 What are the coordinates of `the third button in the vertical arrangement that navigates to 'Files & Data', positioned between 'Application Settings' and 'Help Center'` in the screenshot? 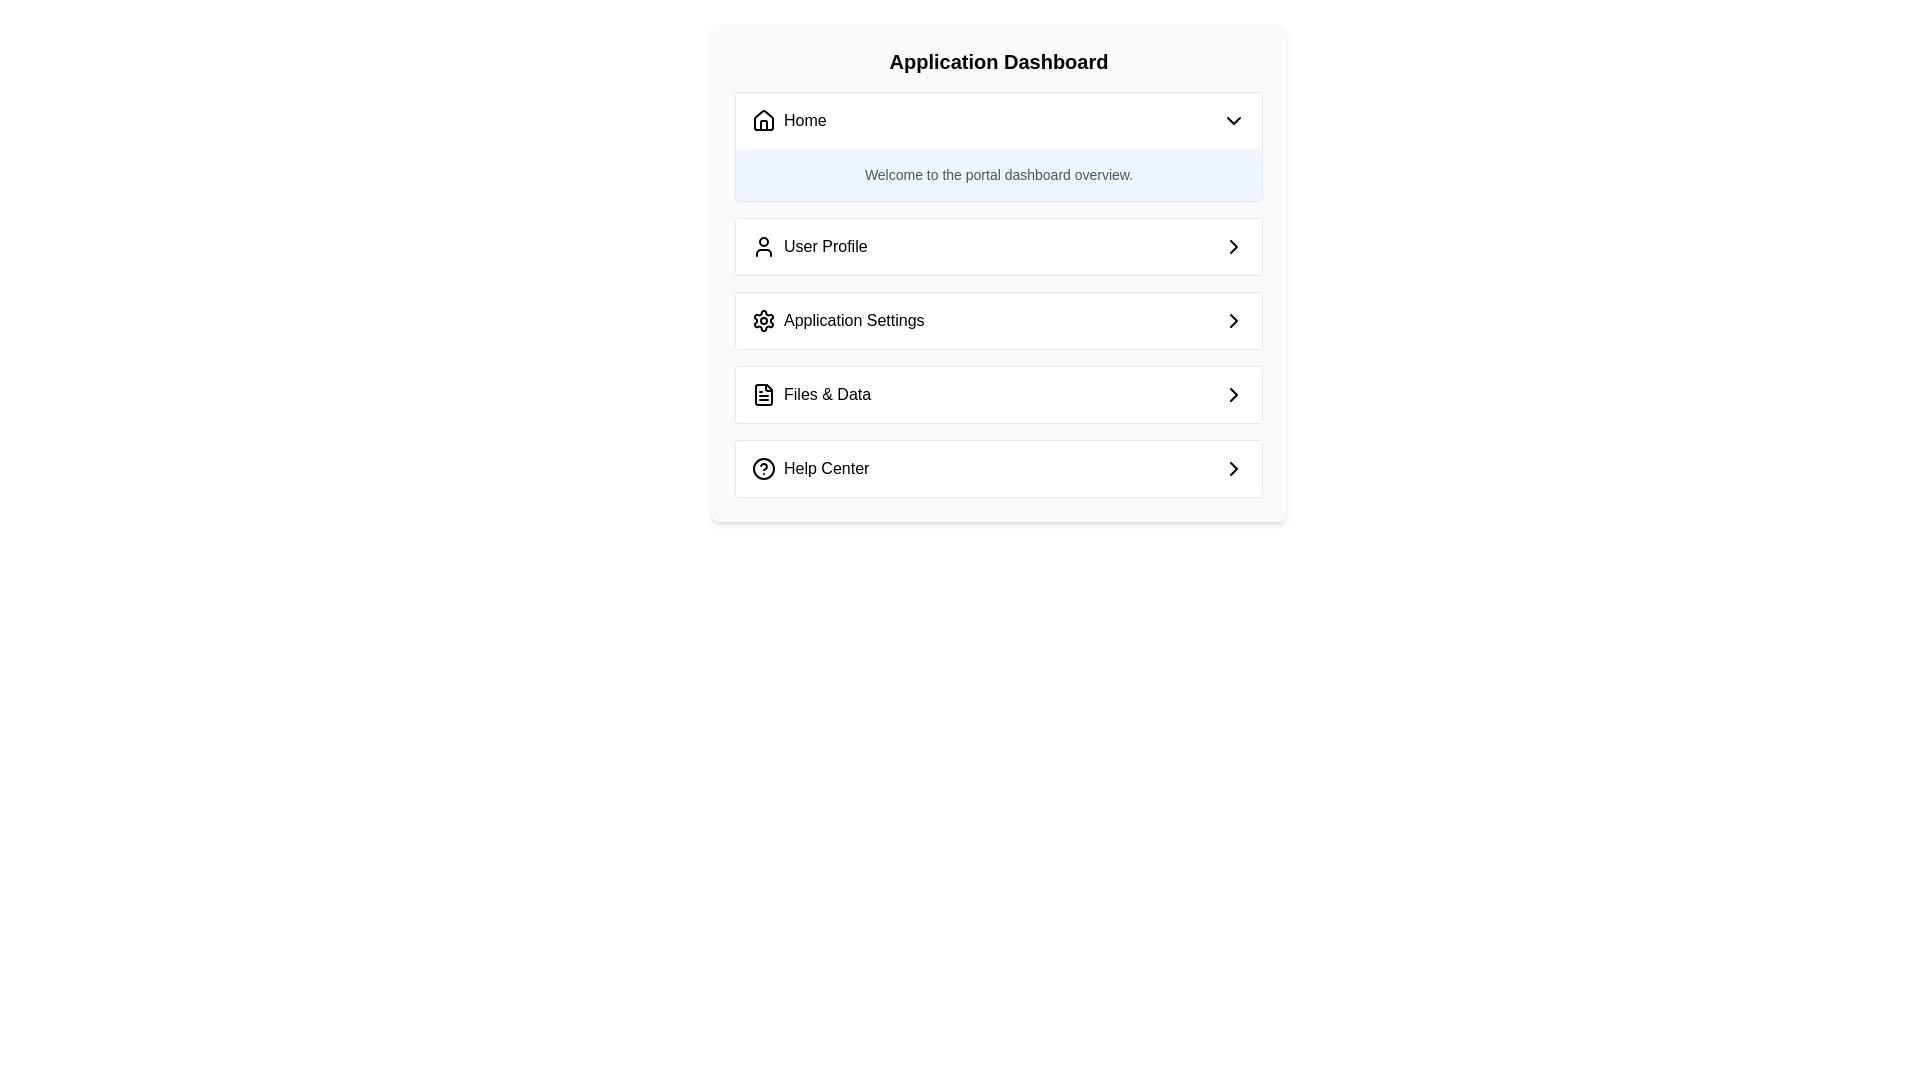 It's located at (998, 394).